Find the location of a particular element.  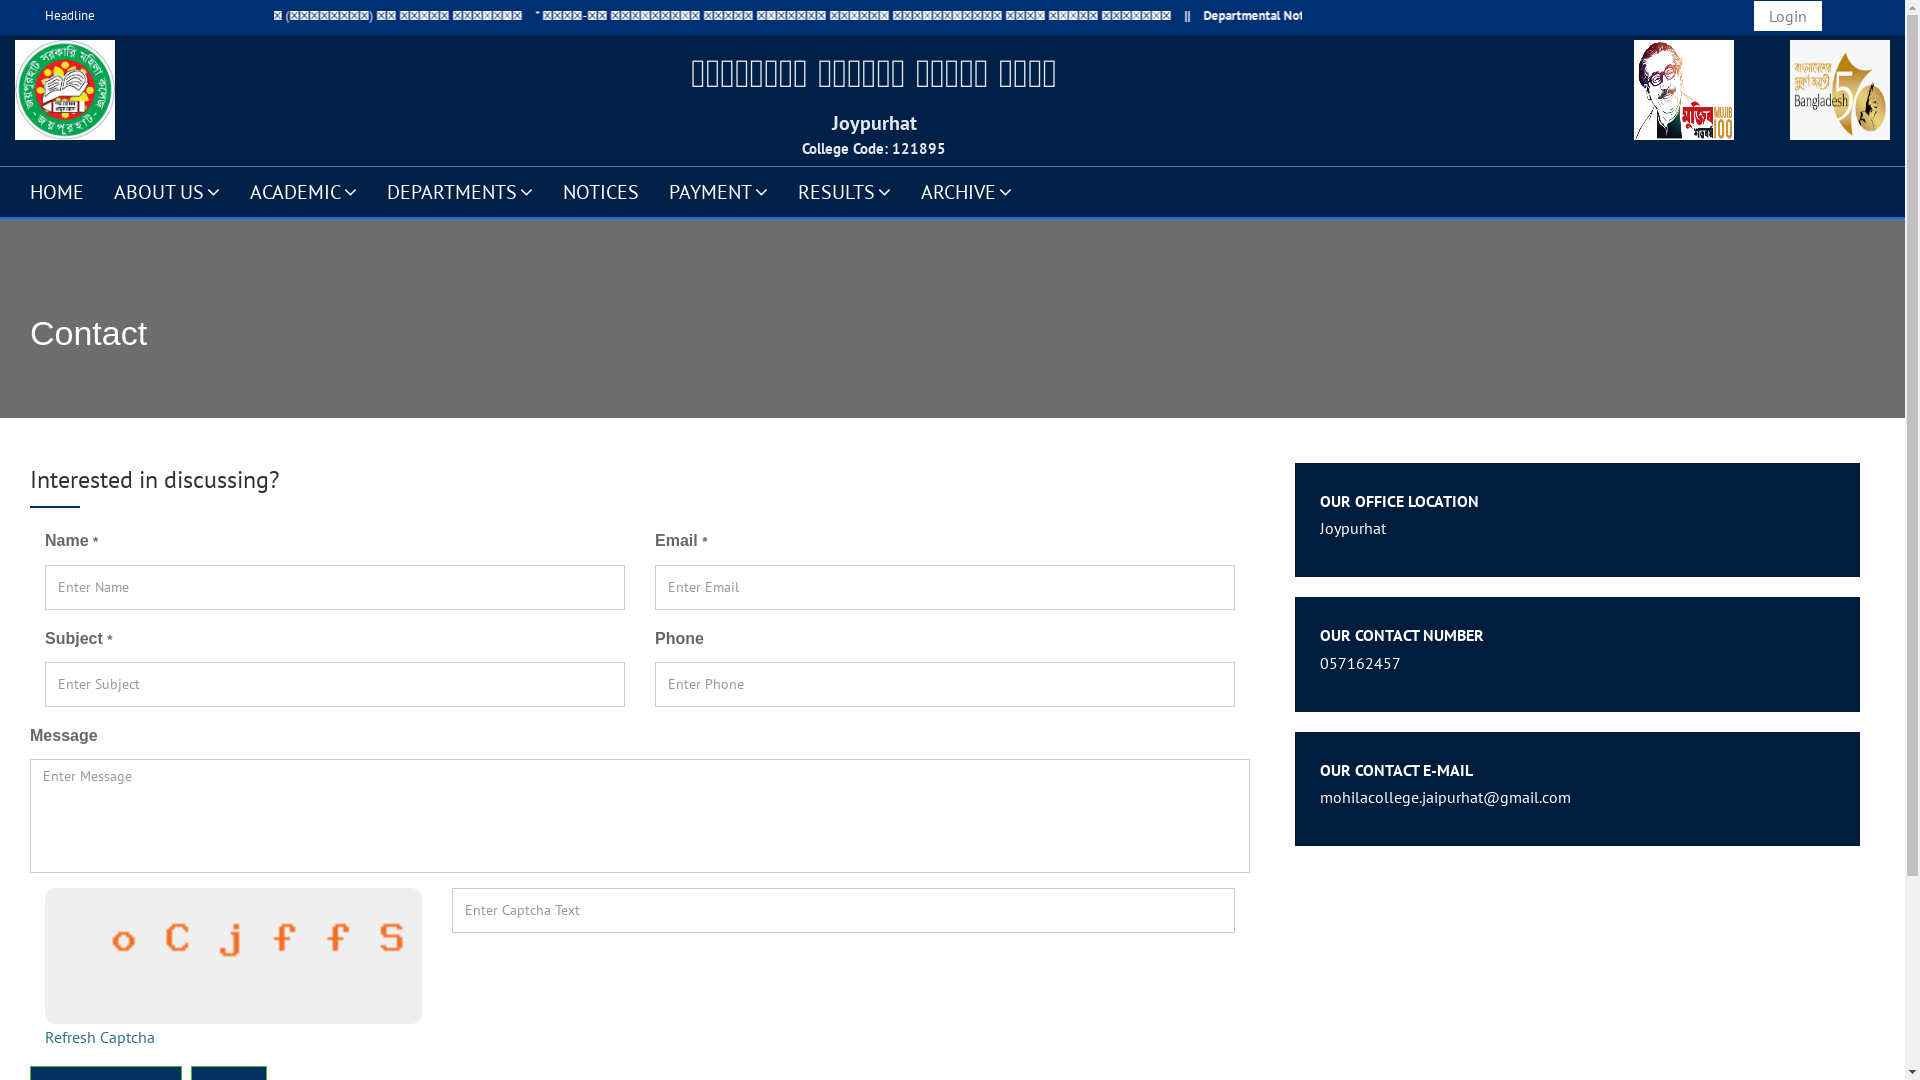

'NOTICES' is located at coordinates (599, 191).